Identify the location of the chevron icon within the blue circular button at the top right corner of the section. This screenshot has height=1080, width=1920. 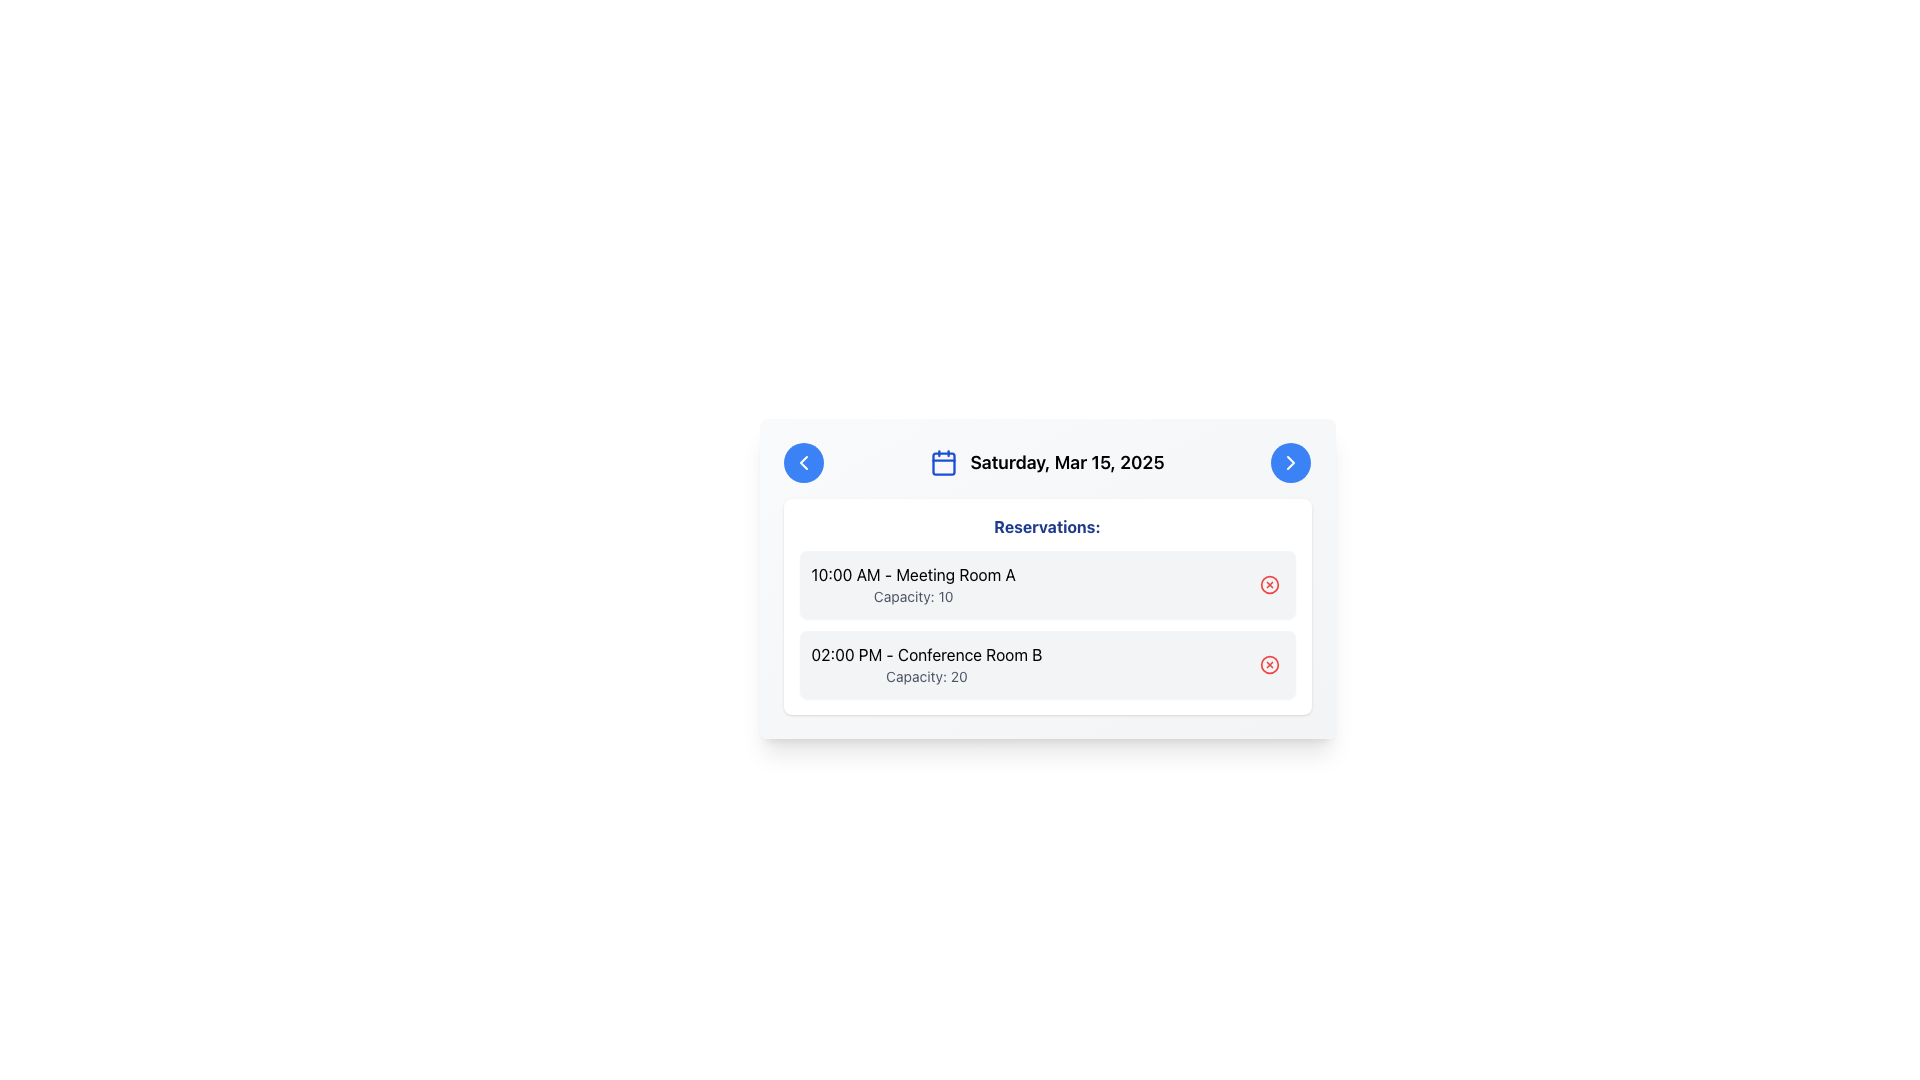
(1291, 462).